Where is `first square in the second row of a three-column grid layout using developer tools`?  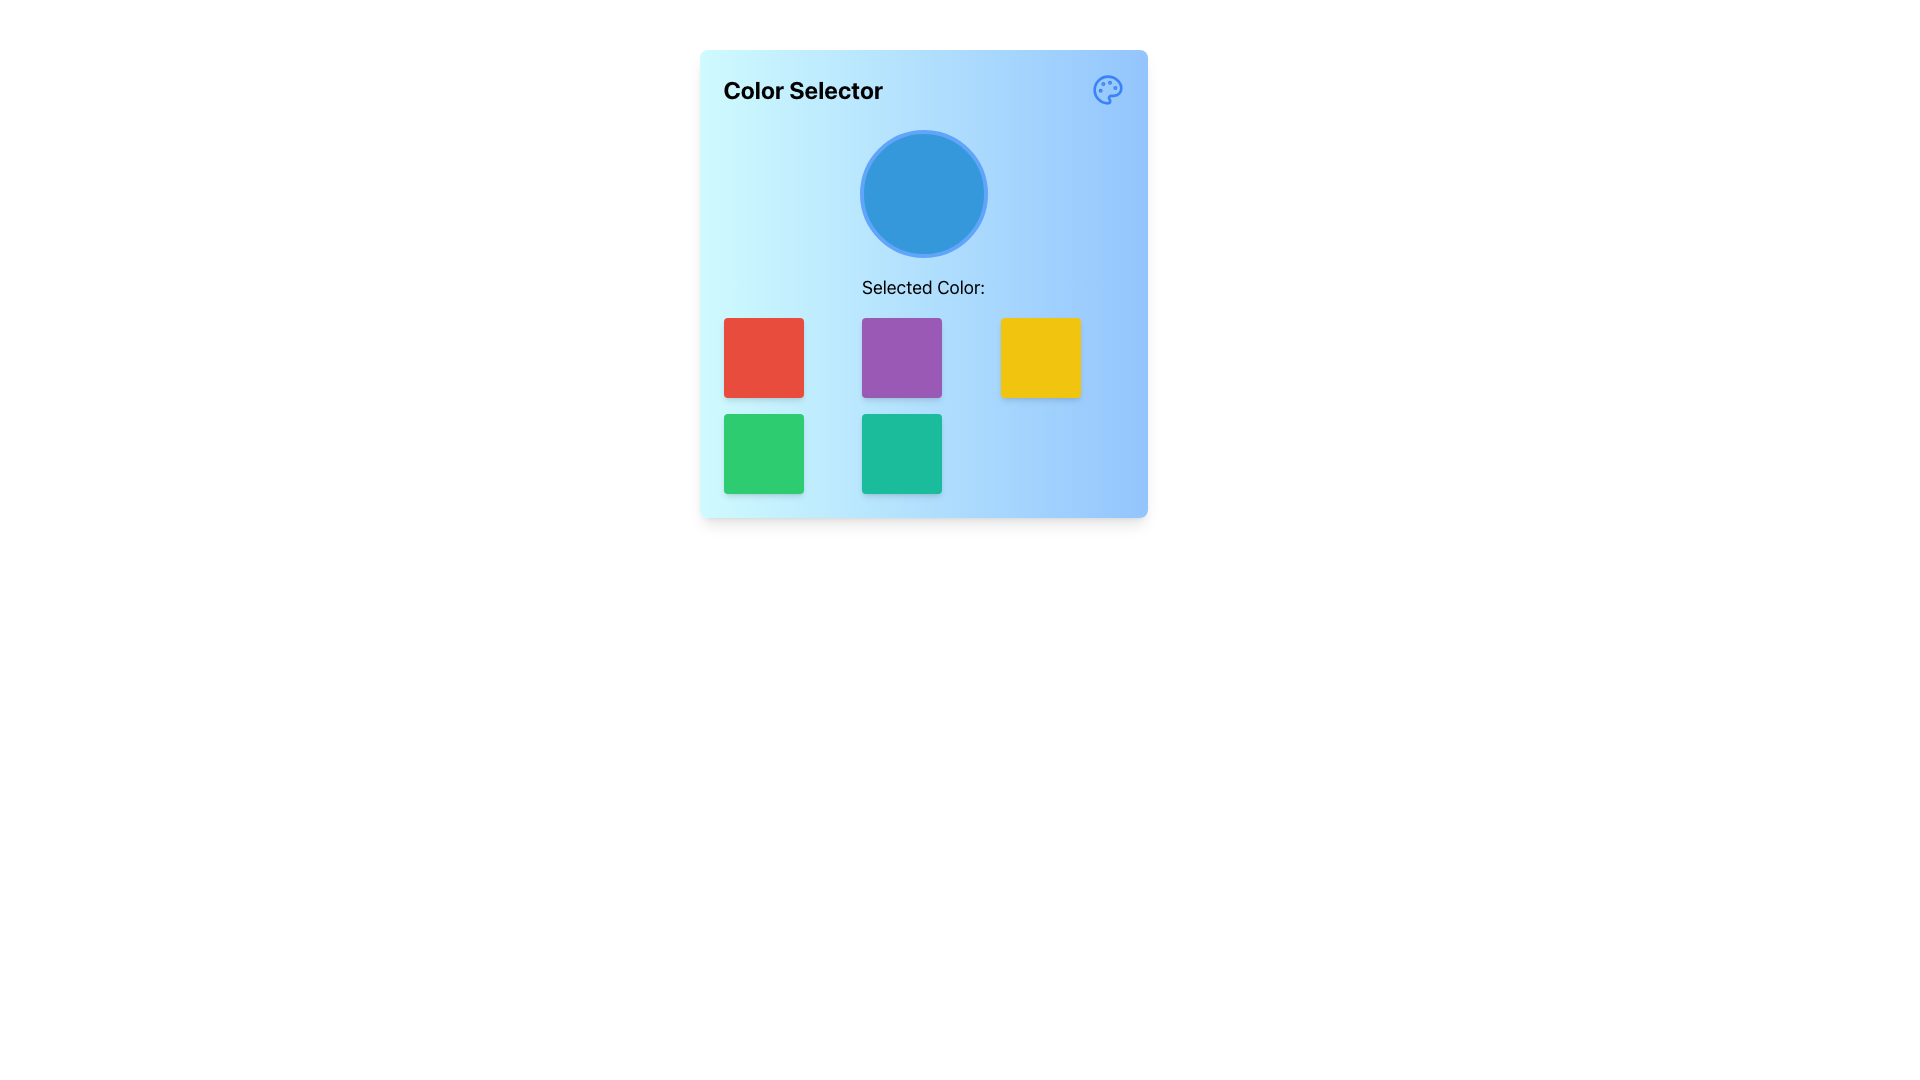
first square in the second row of a three-column grid layout using developer tools is located at coordinates (782, 454).